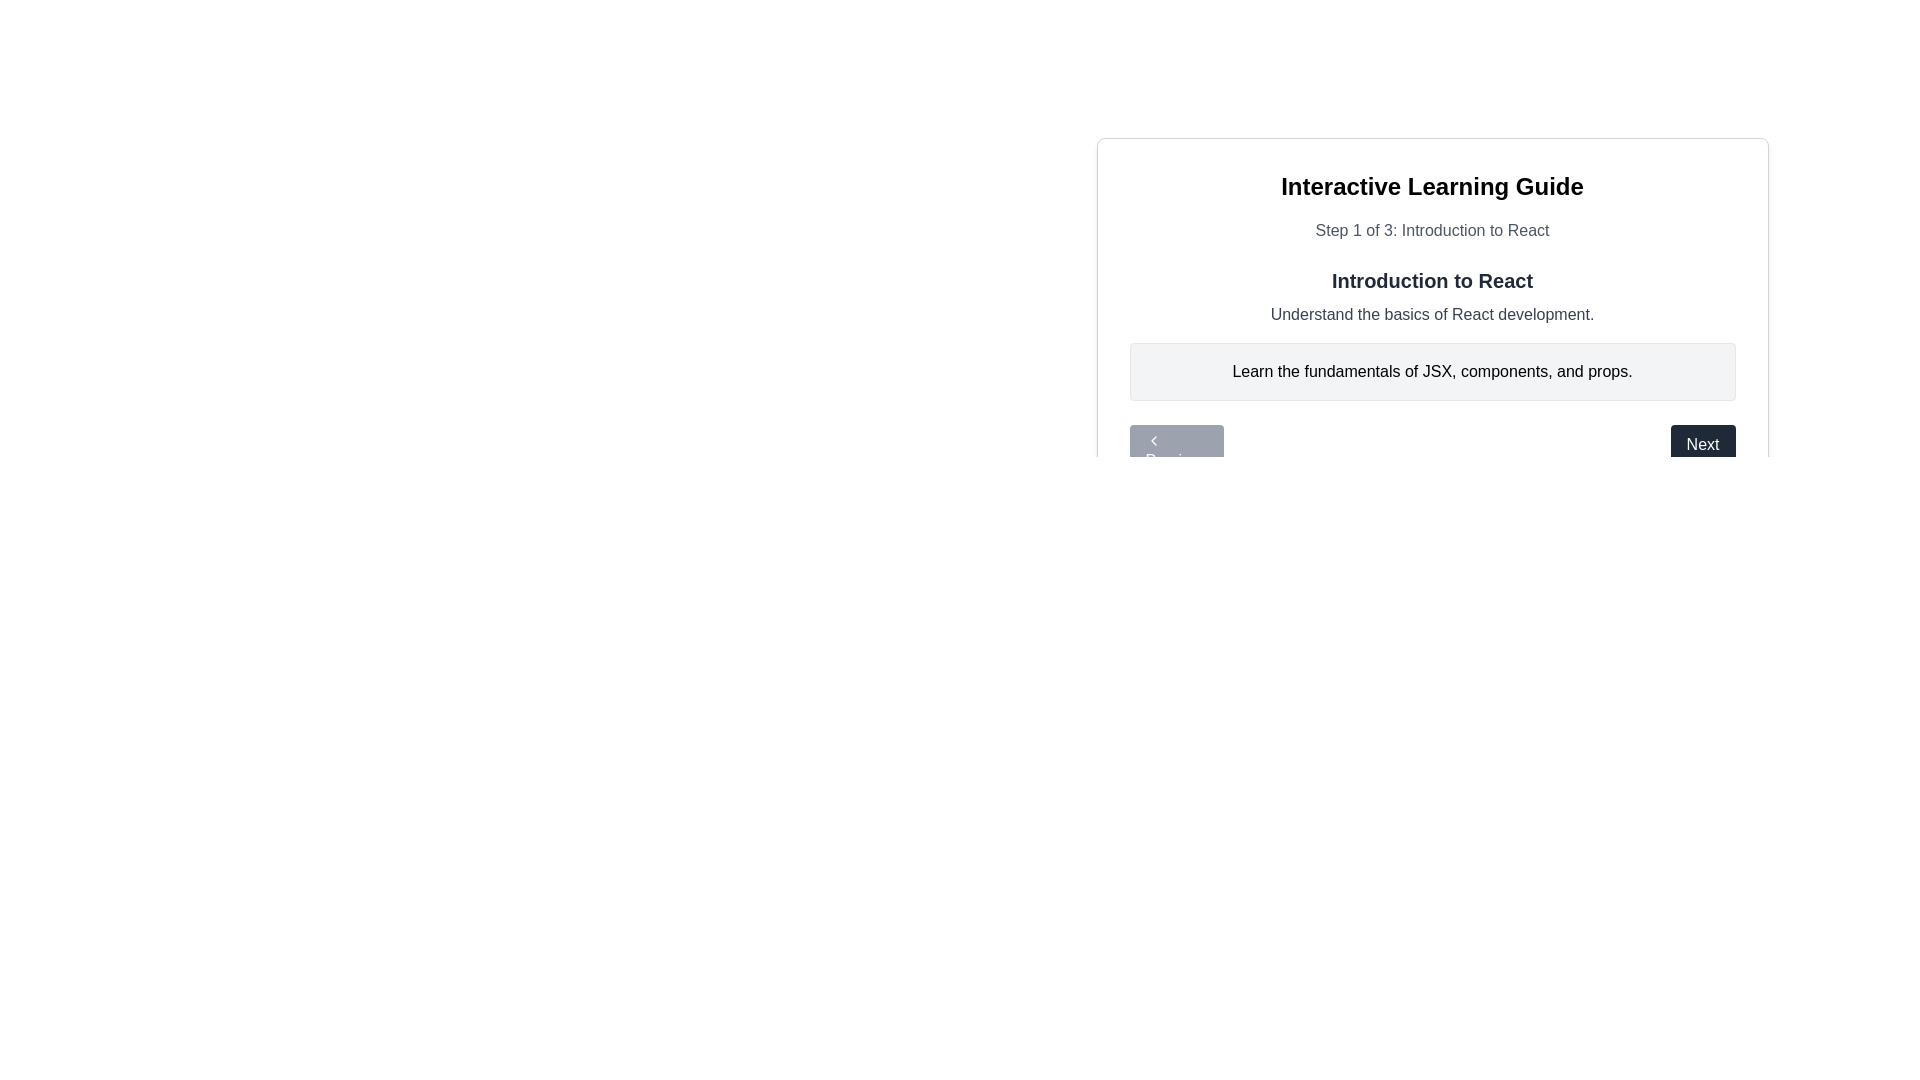 Image resolution: width=1920 pixels, height=1080 pixels. I want to click on the disabled navigation button located on the left side of the horizontal button group at the bottom of the instructional content box, so click(1176, 452).